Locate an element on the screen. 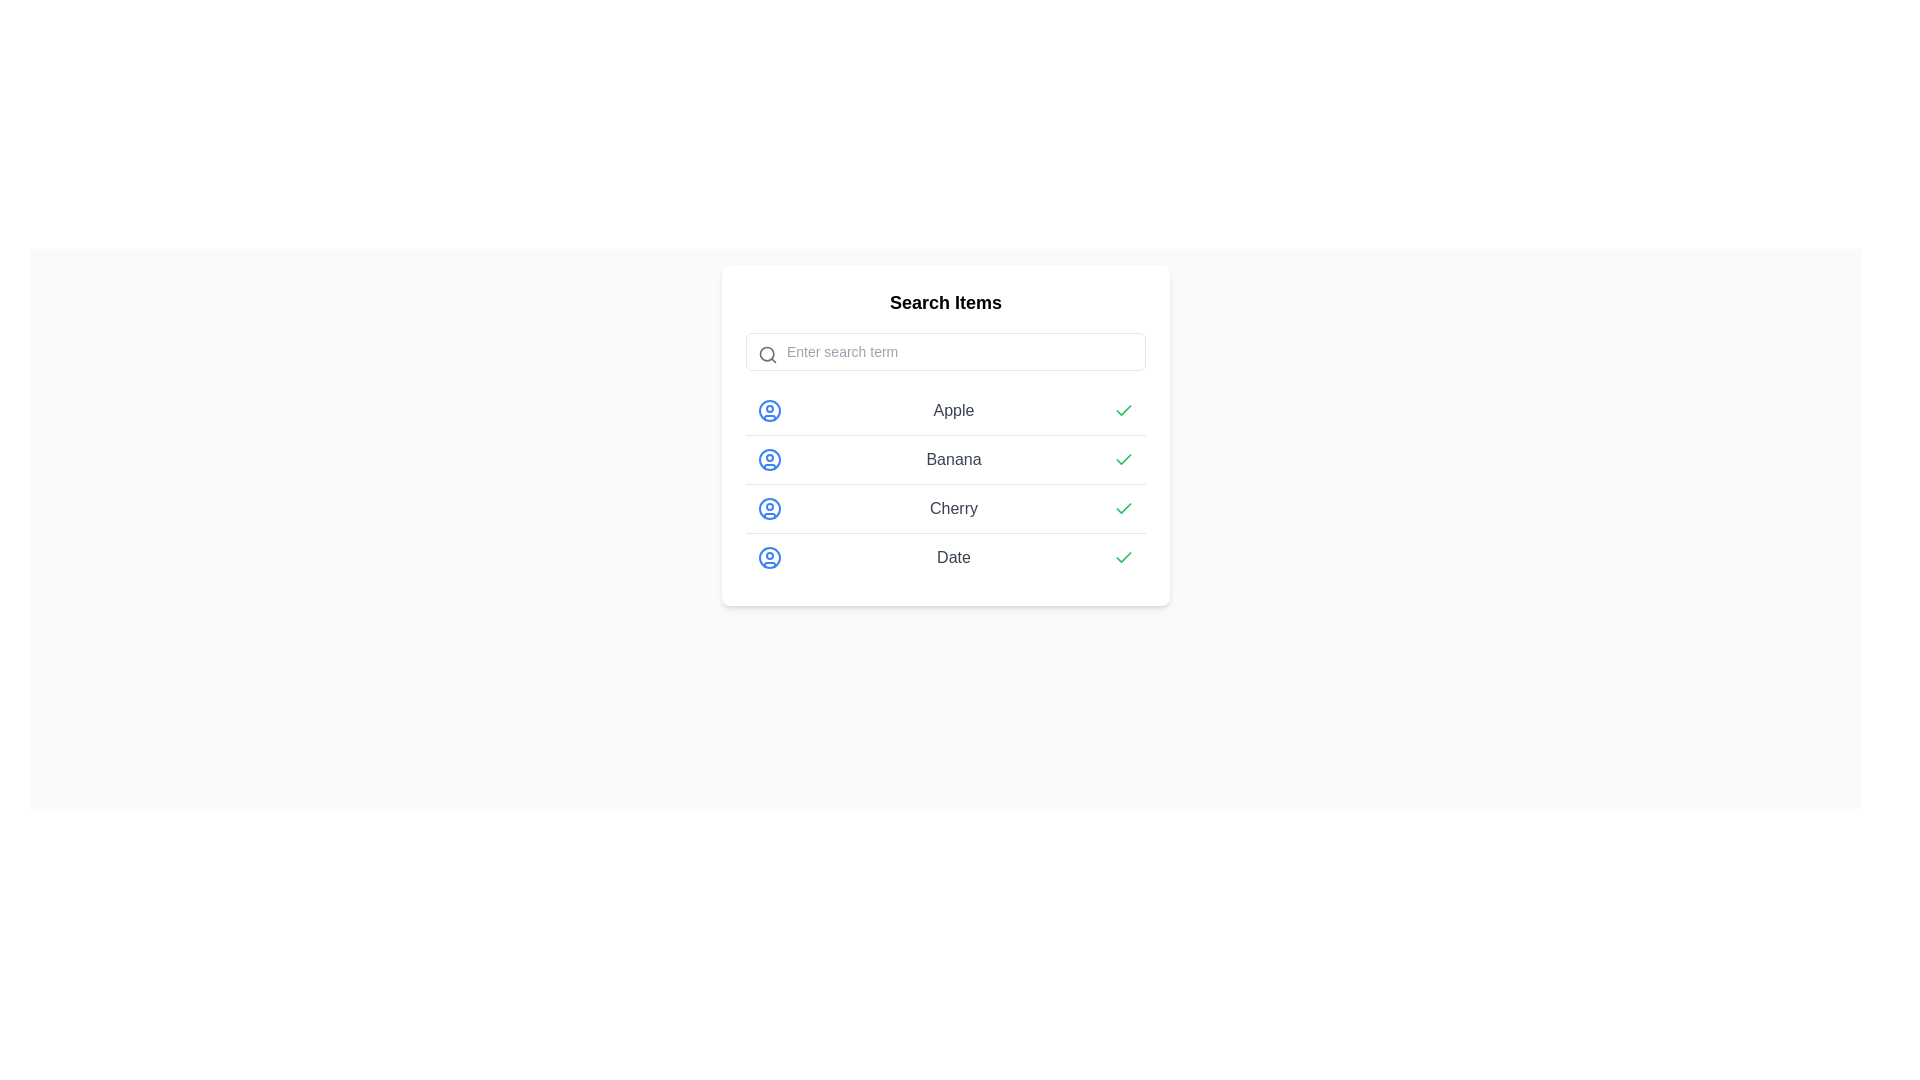 The image size is (1920, 1080). the first list row item under 'Search Items', which features a user icon, the label 'Apple', and a green checkmark indicating selection is located at coordinates (944, 410).